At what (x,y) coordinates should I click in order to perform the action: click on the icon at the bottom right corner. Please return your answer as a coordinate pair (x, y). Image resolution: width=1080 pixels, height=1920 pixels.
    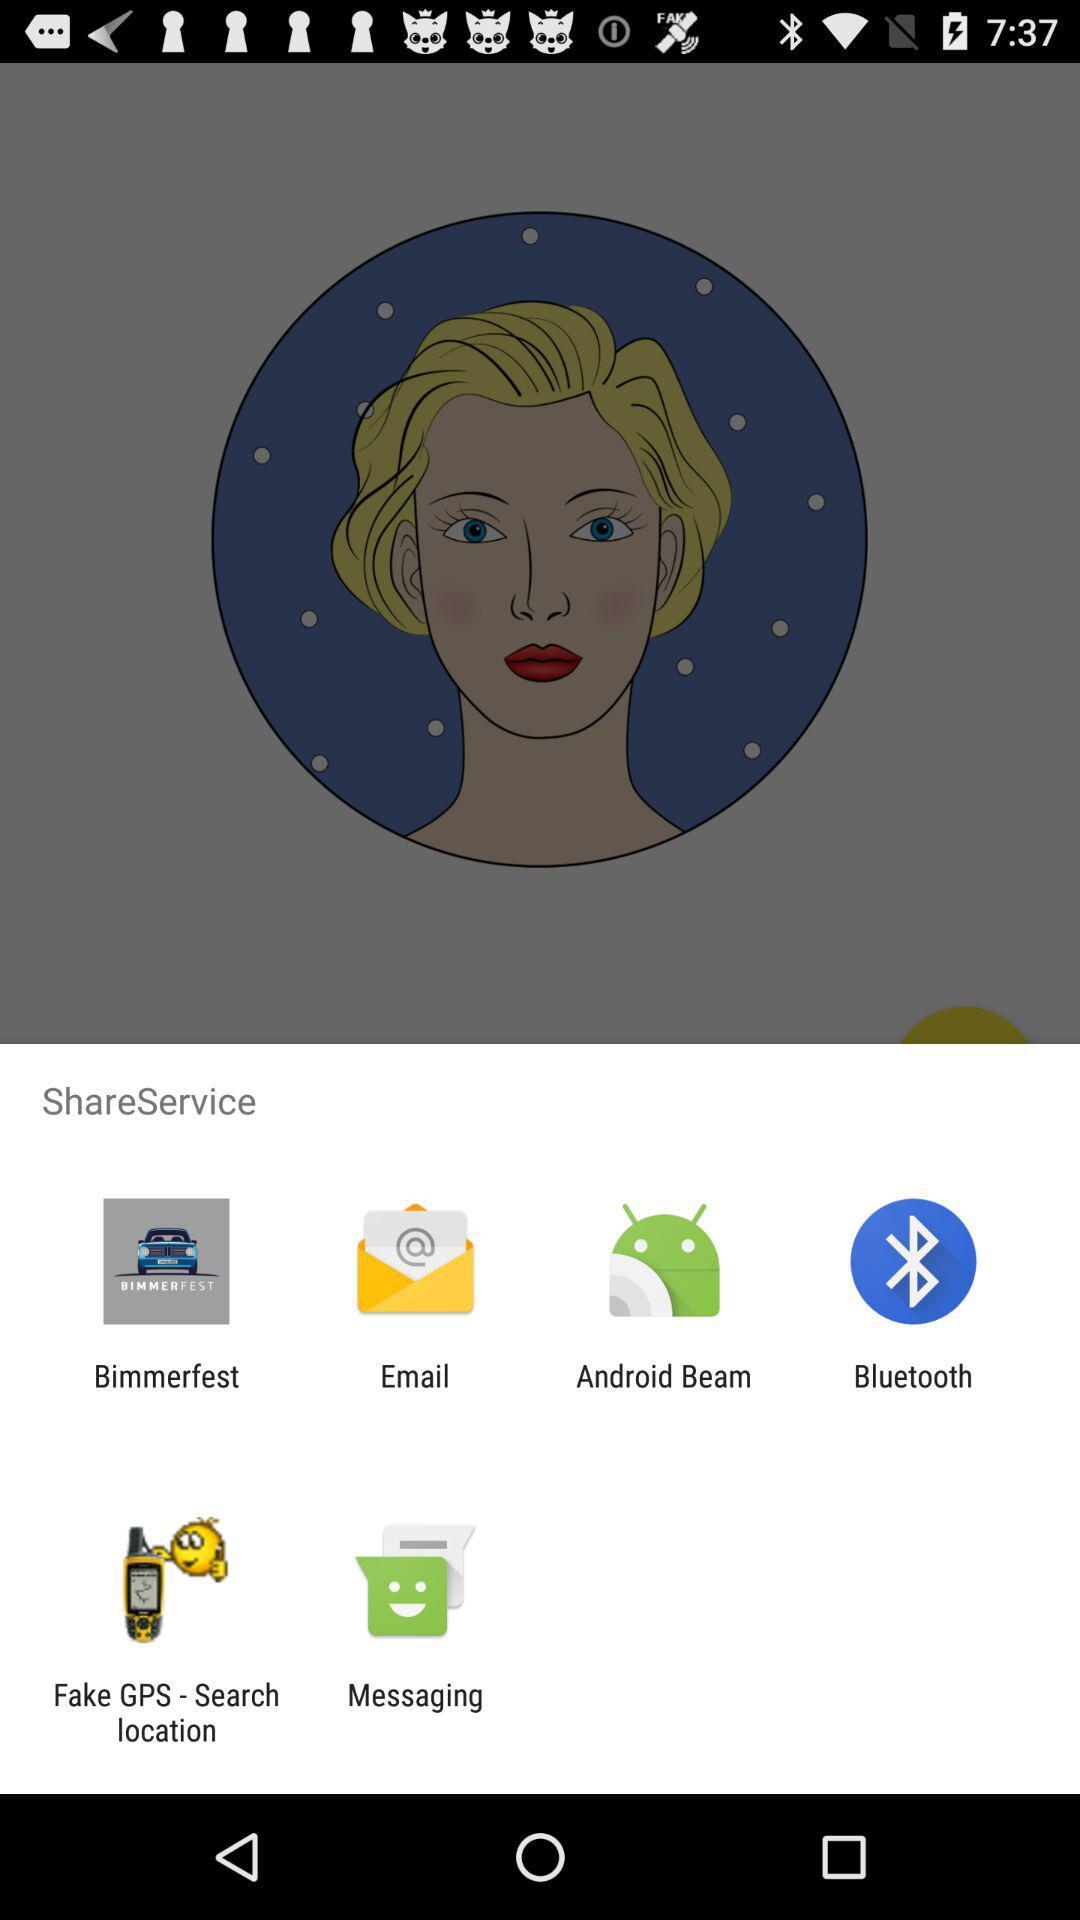
    Looking at the image, I should click on (913, 1392).